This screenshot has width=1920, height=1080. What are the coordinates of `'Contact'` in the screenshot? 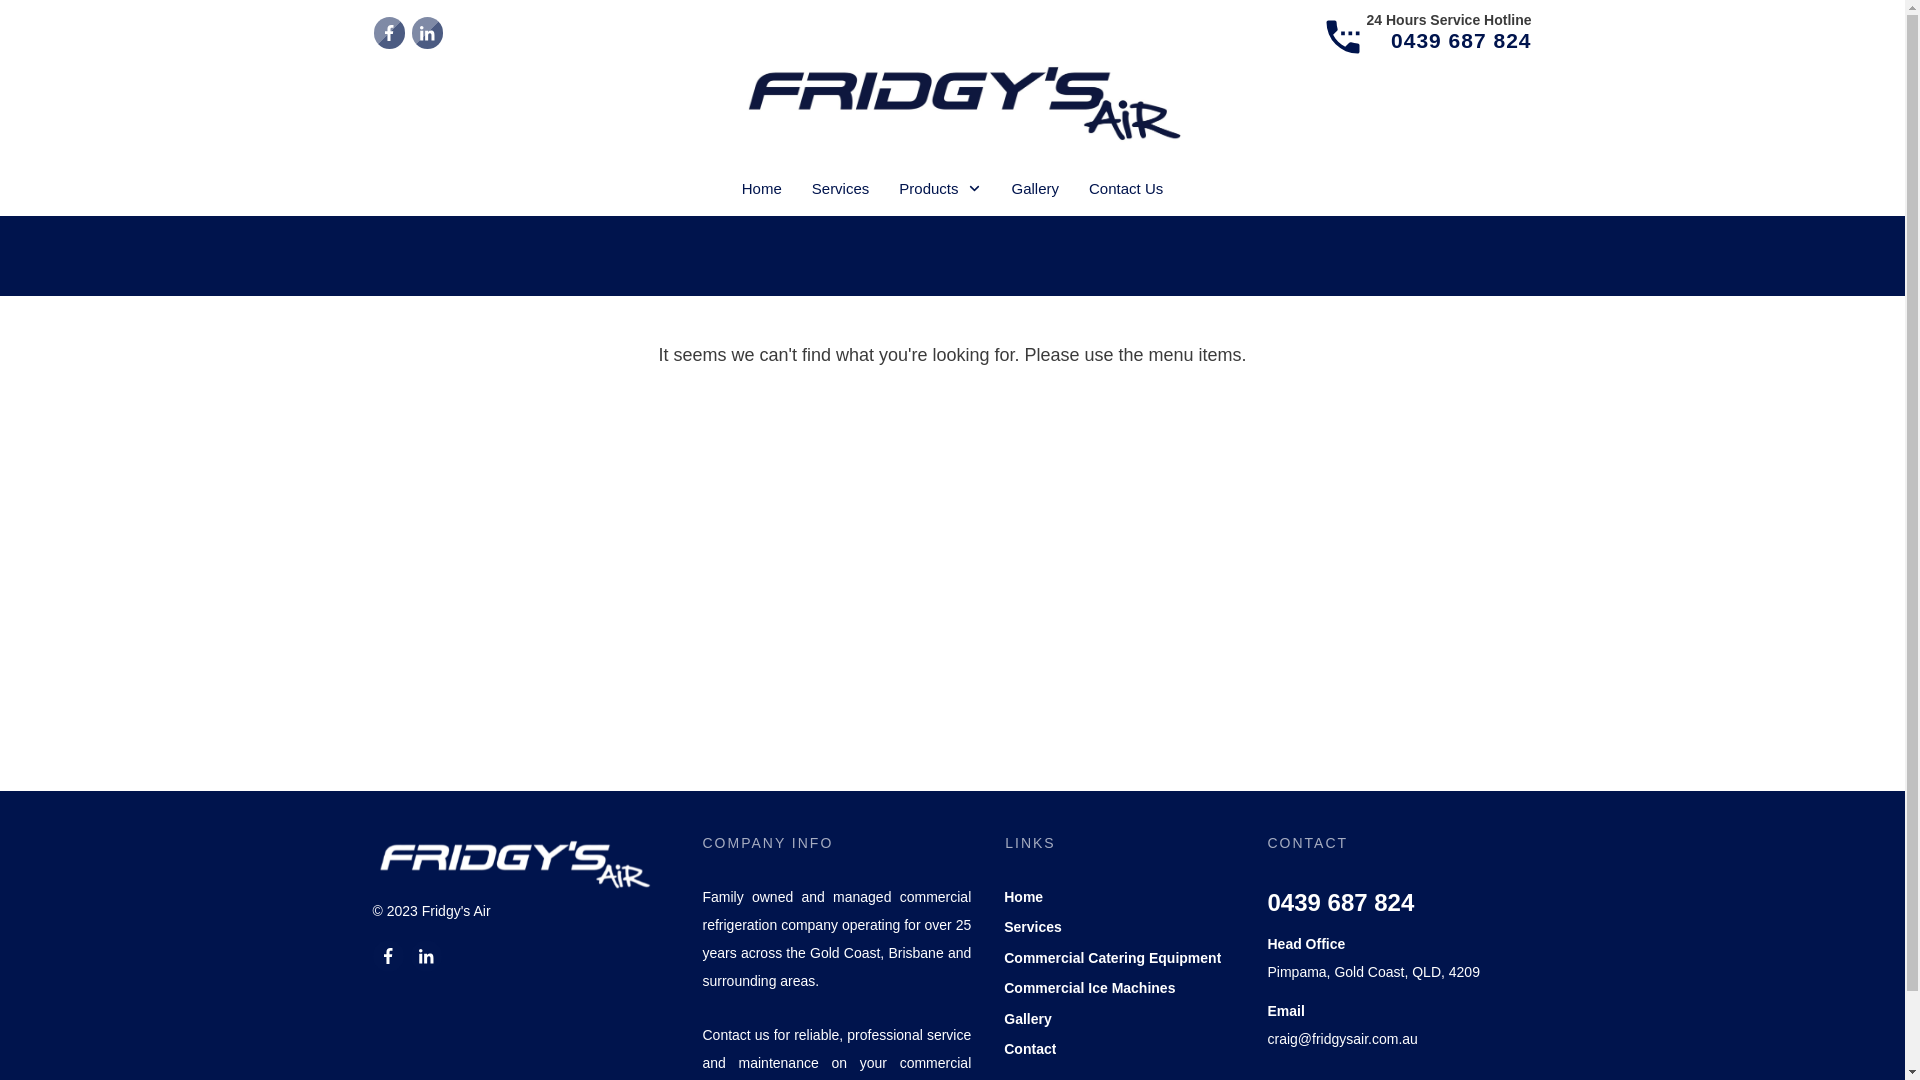 It's located at (1030, 1048).